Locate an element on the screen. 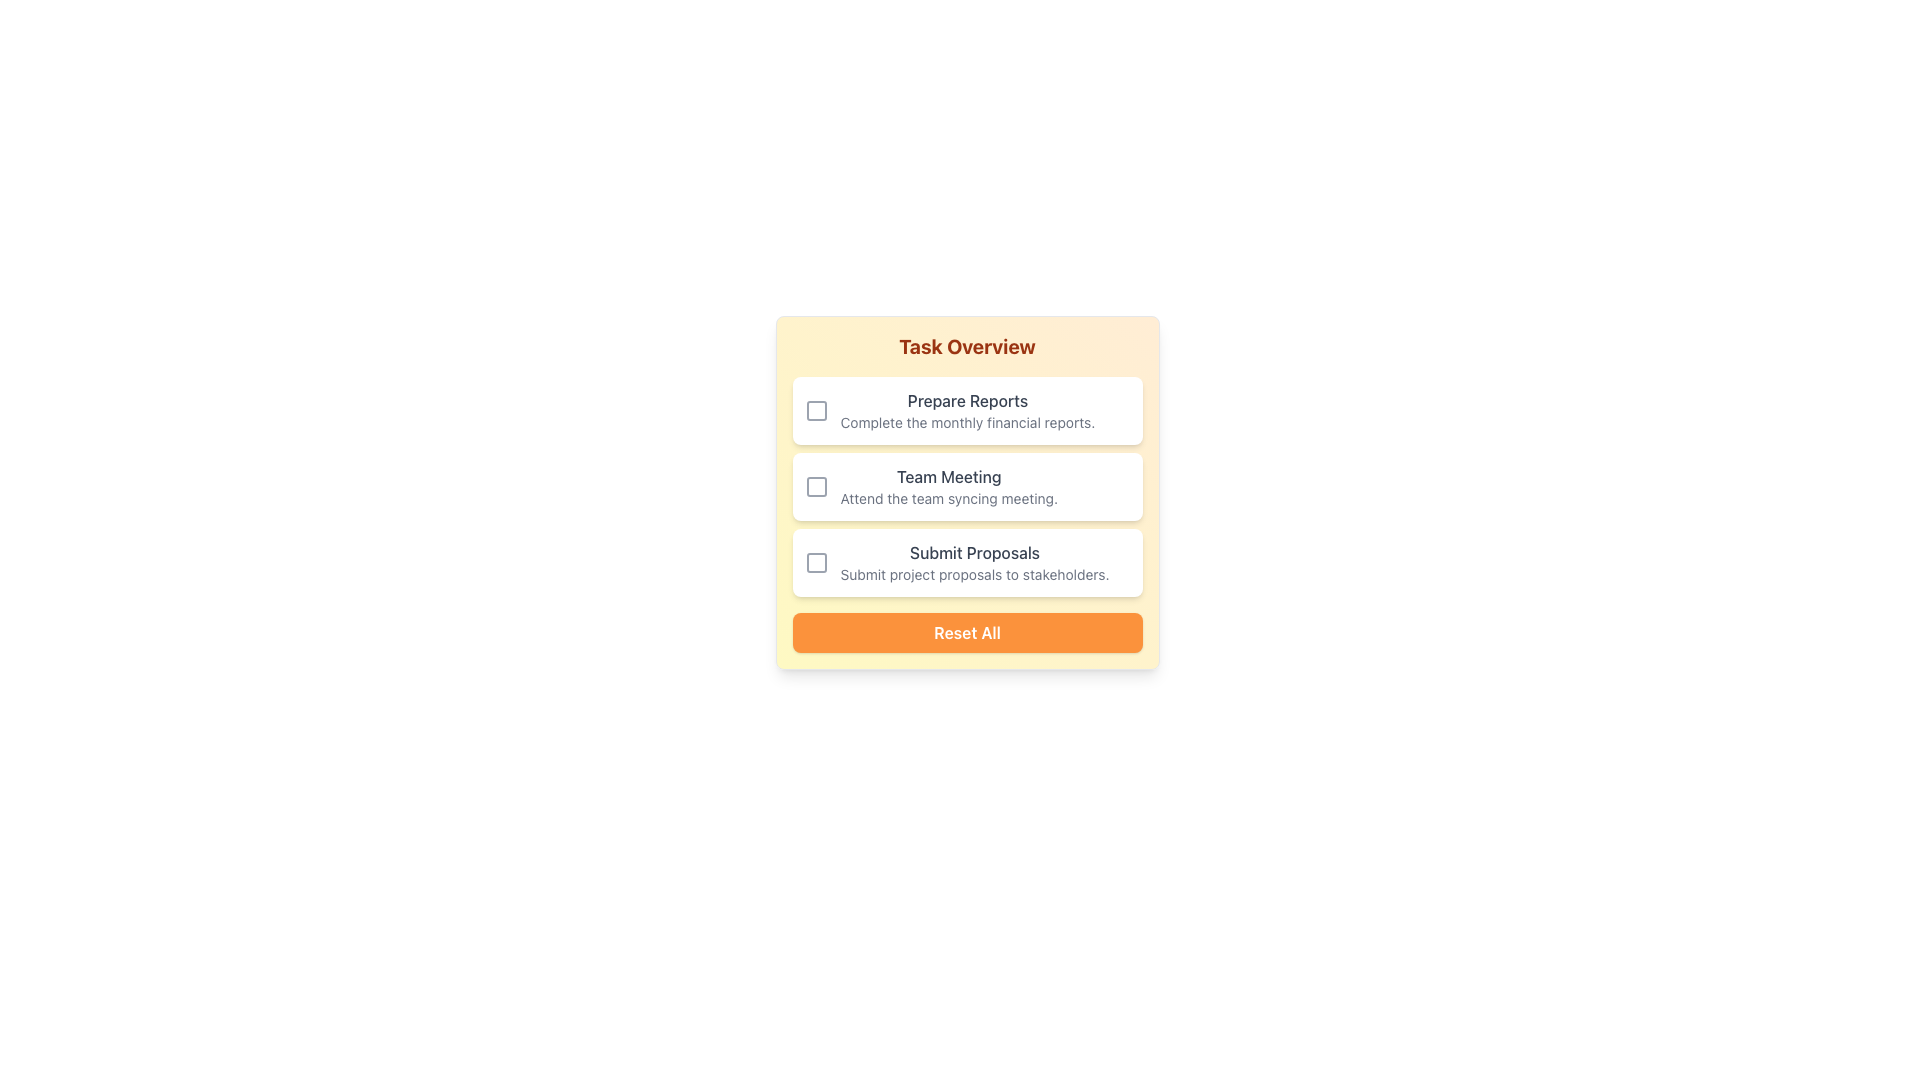 This screenshot has width=1920, height=1080. the Text block that provides information about submitting proposals, located in the center-right area of the third task card is located at coordinates (974, 563).